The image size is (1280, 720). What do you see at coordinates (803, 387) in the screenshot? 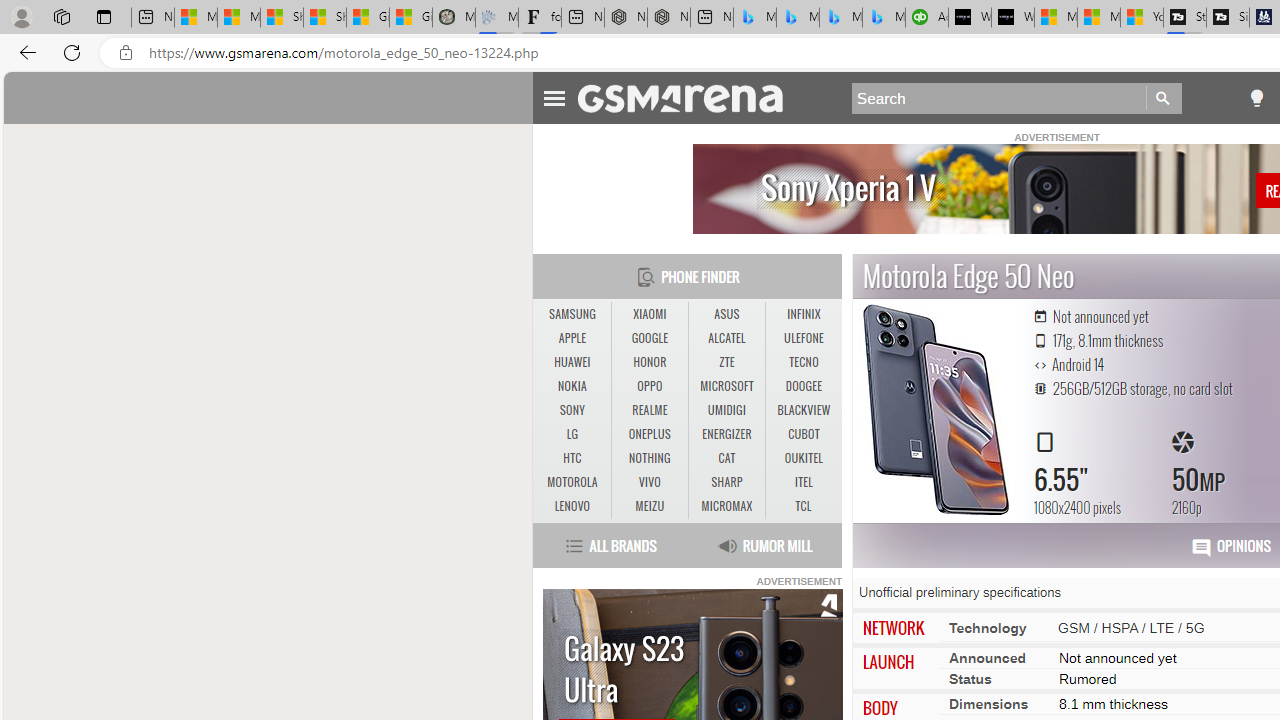
I see `'DOOGEE'` at bounding box center [803, 387].